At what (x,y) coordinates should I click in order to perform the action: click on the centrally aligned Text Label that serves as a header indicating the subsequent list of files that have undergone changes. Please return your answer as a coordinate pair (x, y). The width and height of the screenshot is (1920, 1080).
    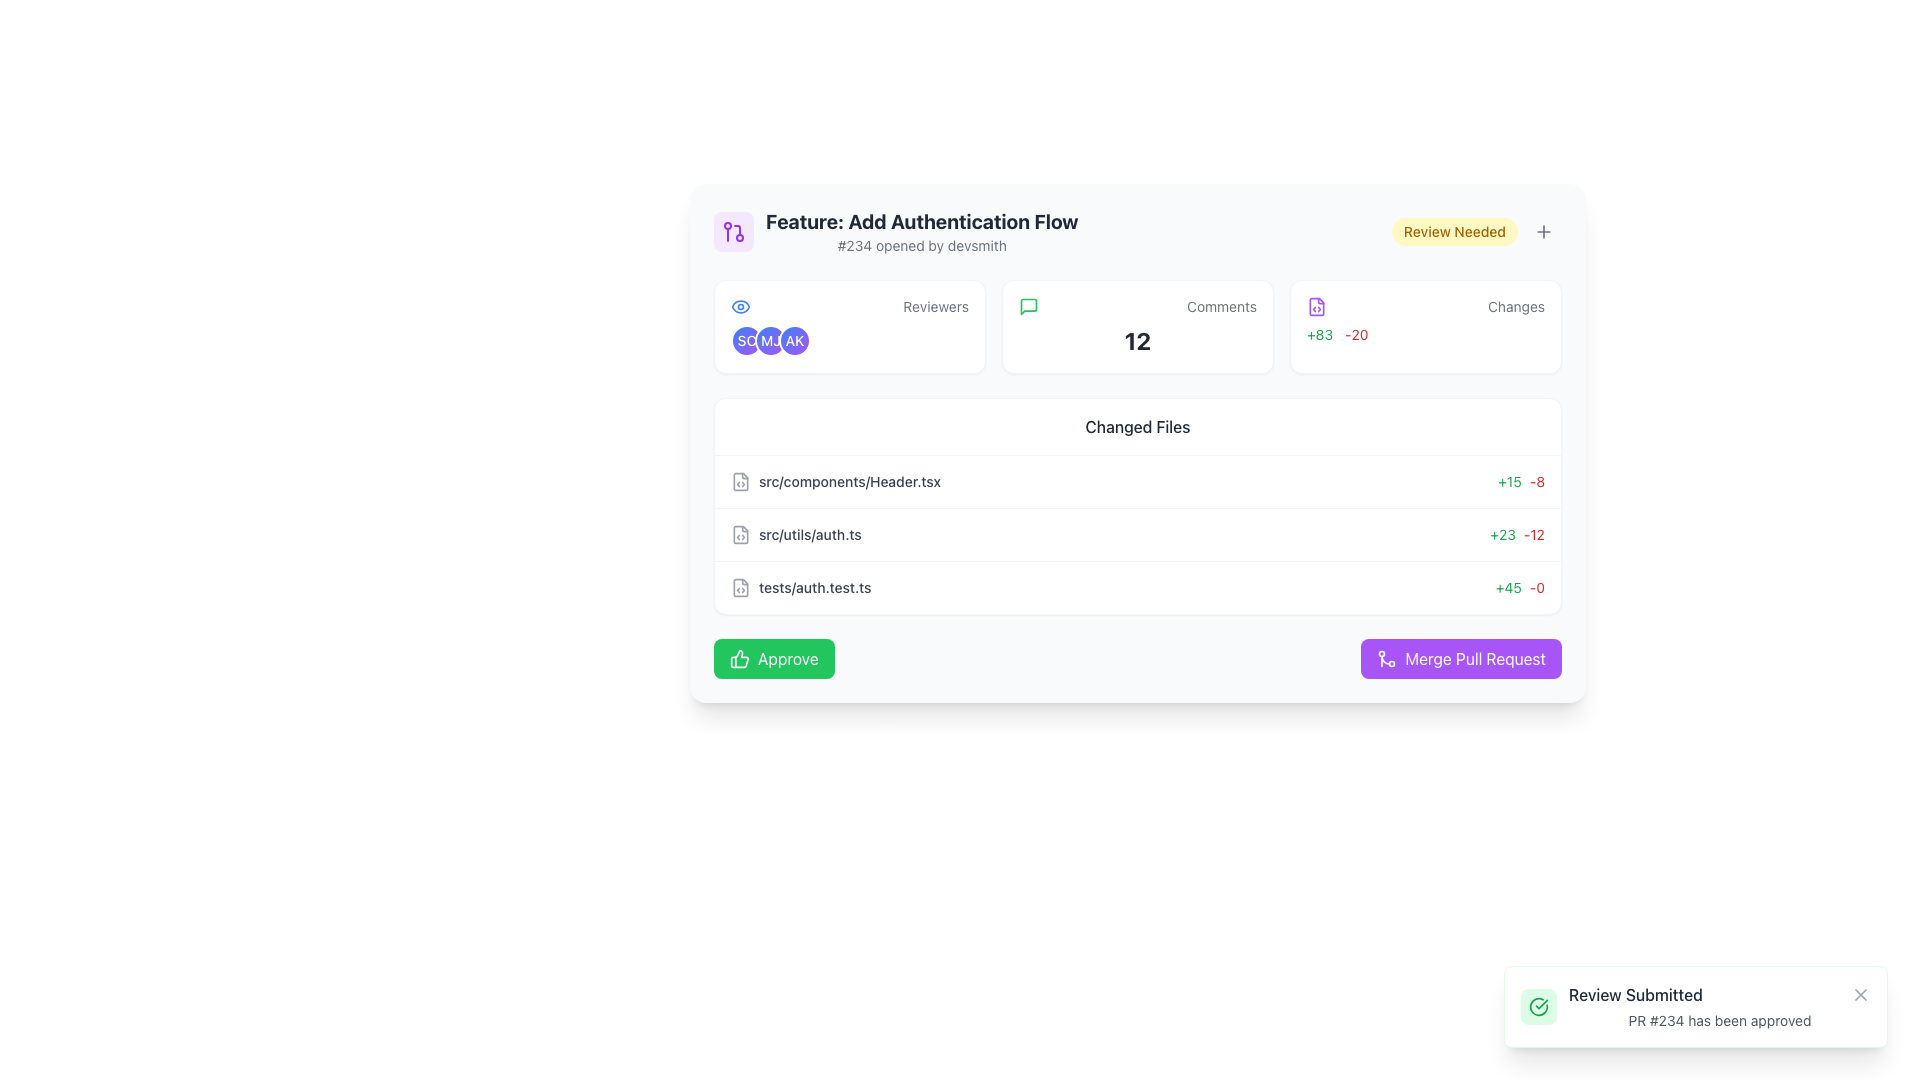
    Looking at the image, I should click on (1137, 426).